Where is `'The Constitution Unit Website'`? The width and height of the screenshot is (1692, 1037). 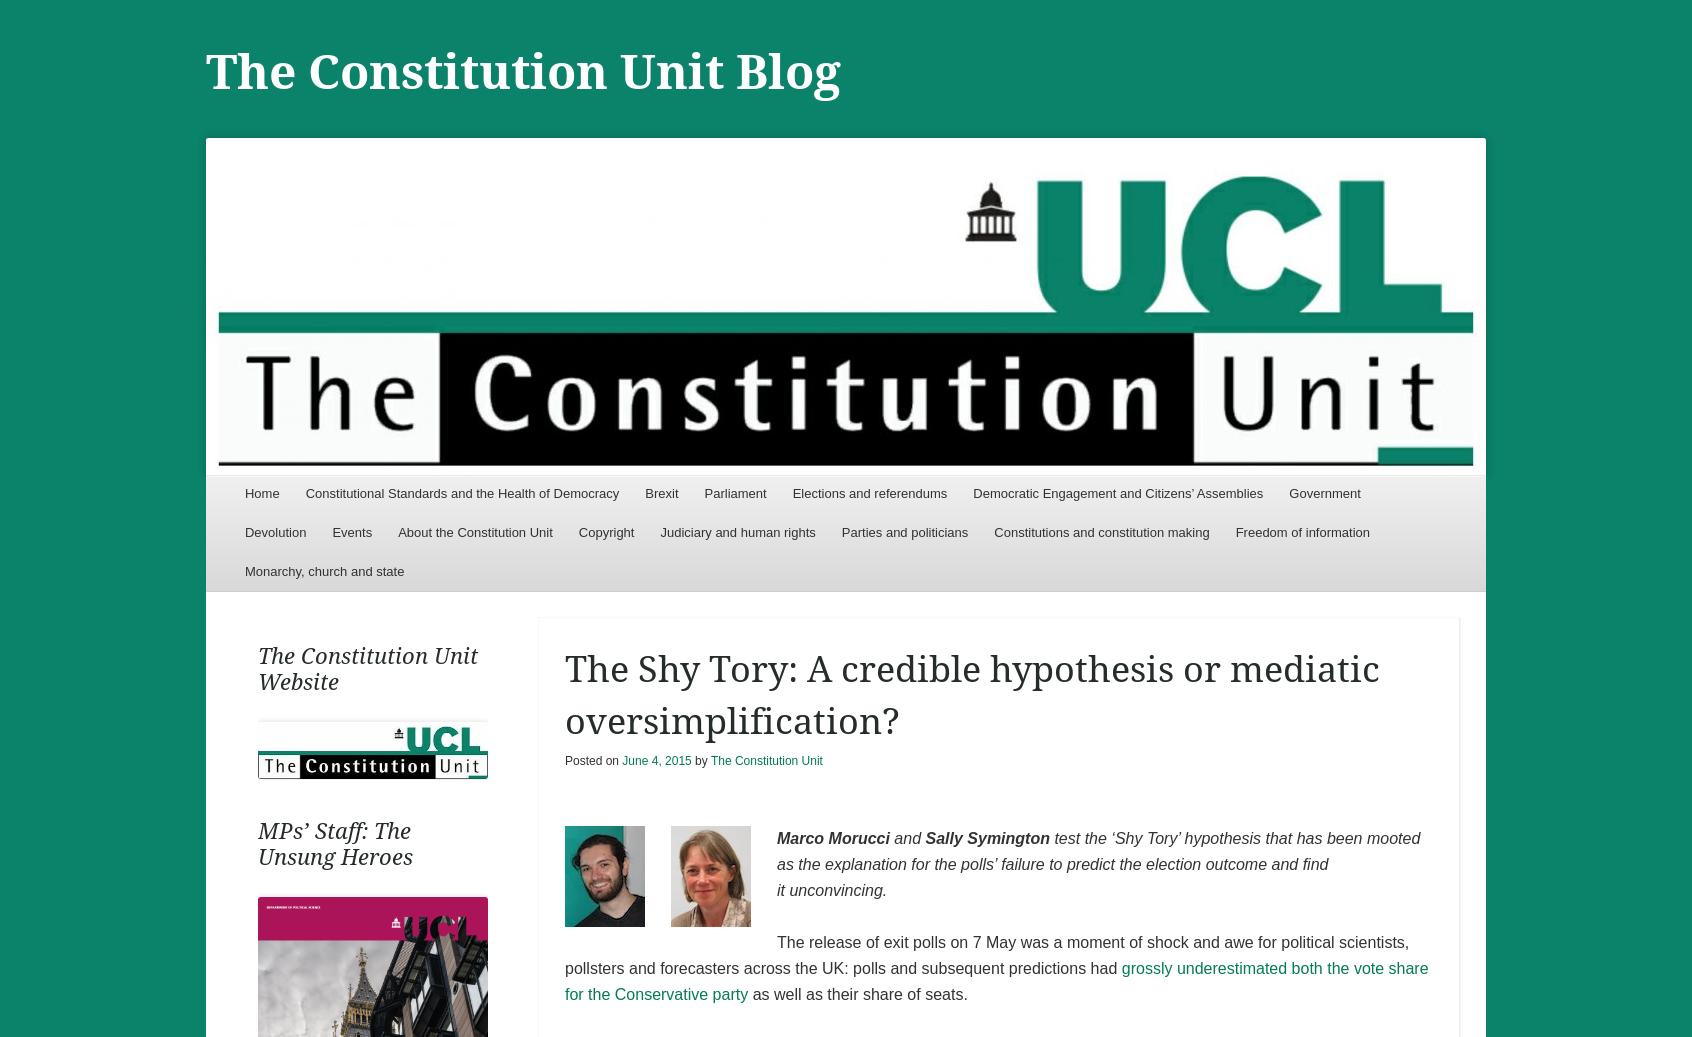
'The Constitution Unit Website' is located at coordinates (366, 668).